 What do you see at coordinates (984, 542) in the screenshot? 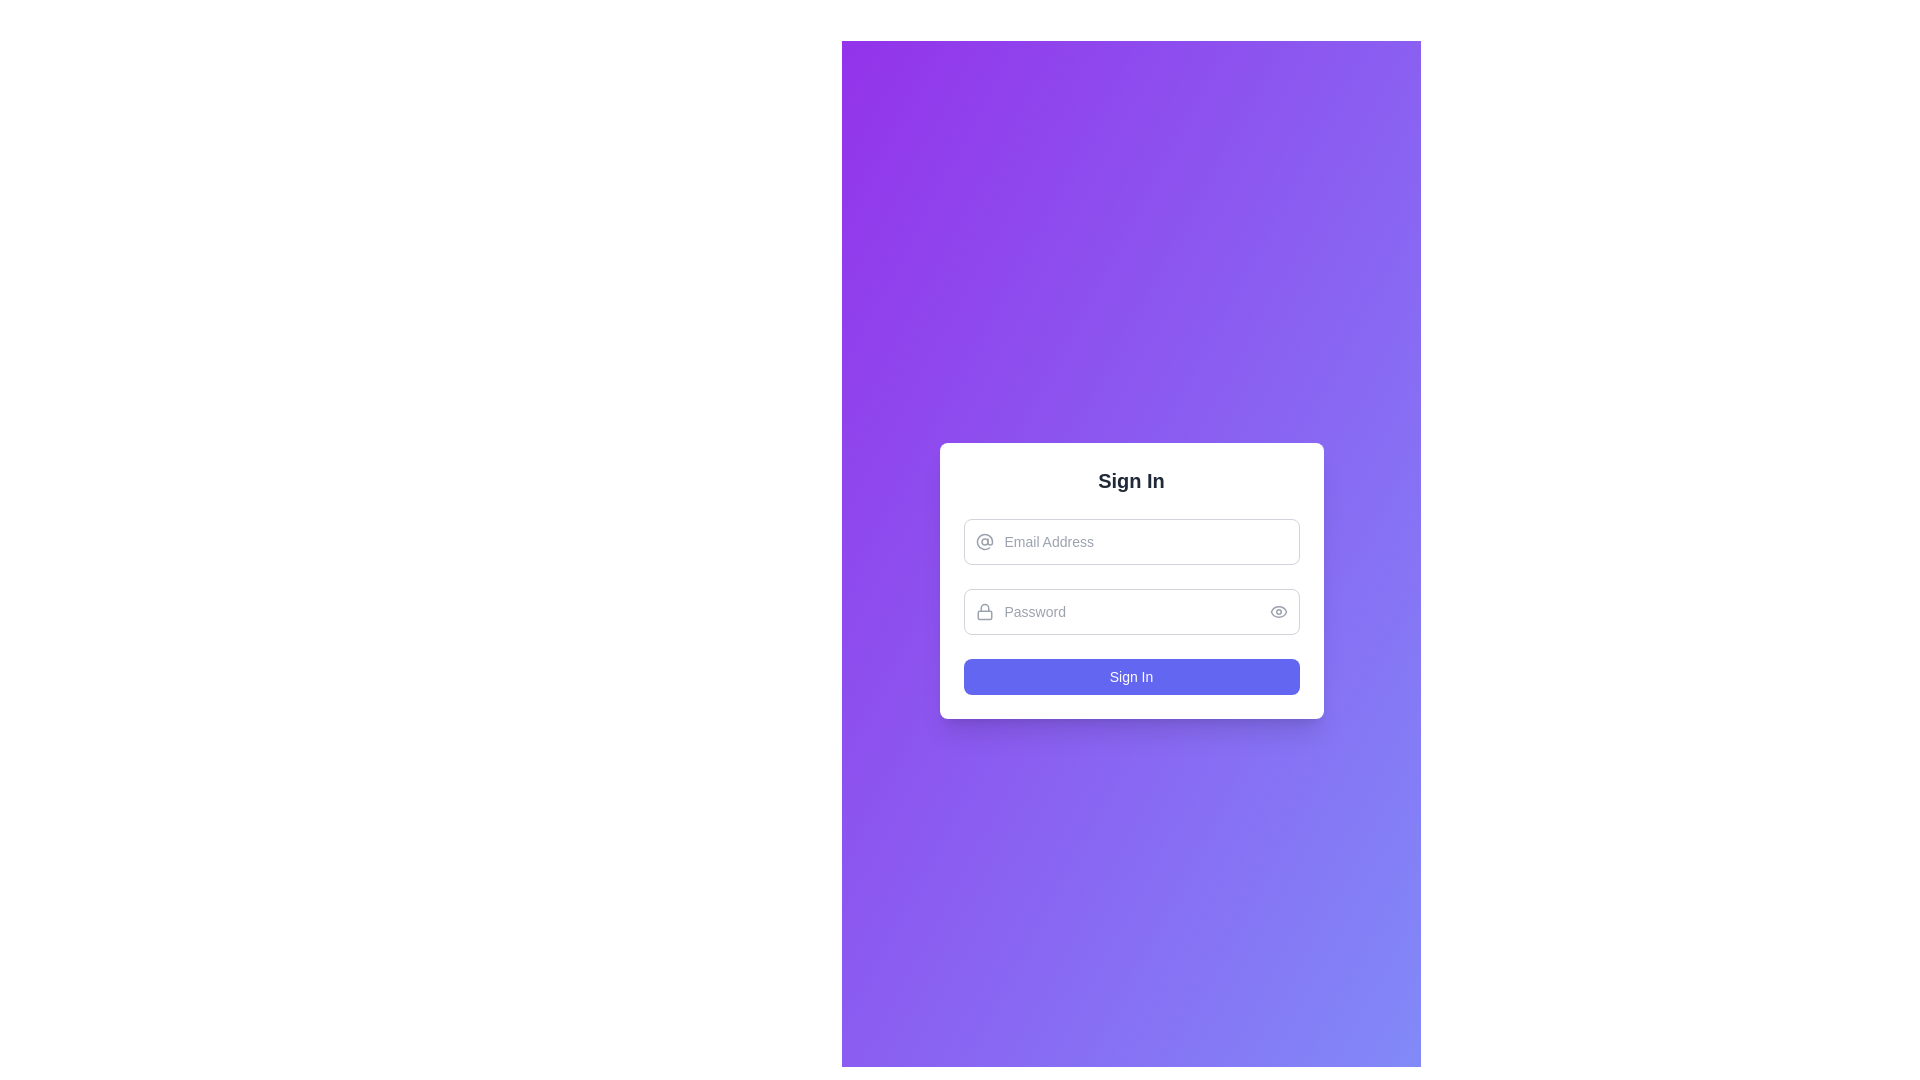
I see `the SVG '@' icon located to the immediate left of the 'Email Address' input field, which features a gray circular design with a stylized letter 'a'` at bounding box center [984, 542].